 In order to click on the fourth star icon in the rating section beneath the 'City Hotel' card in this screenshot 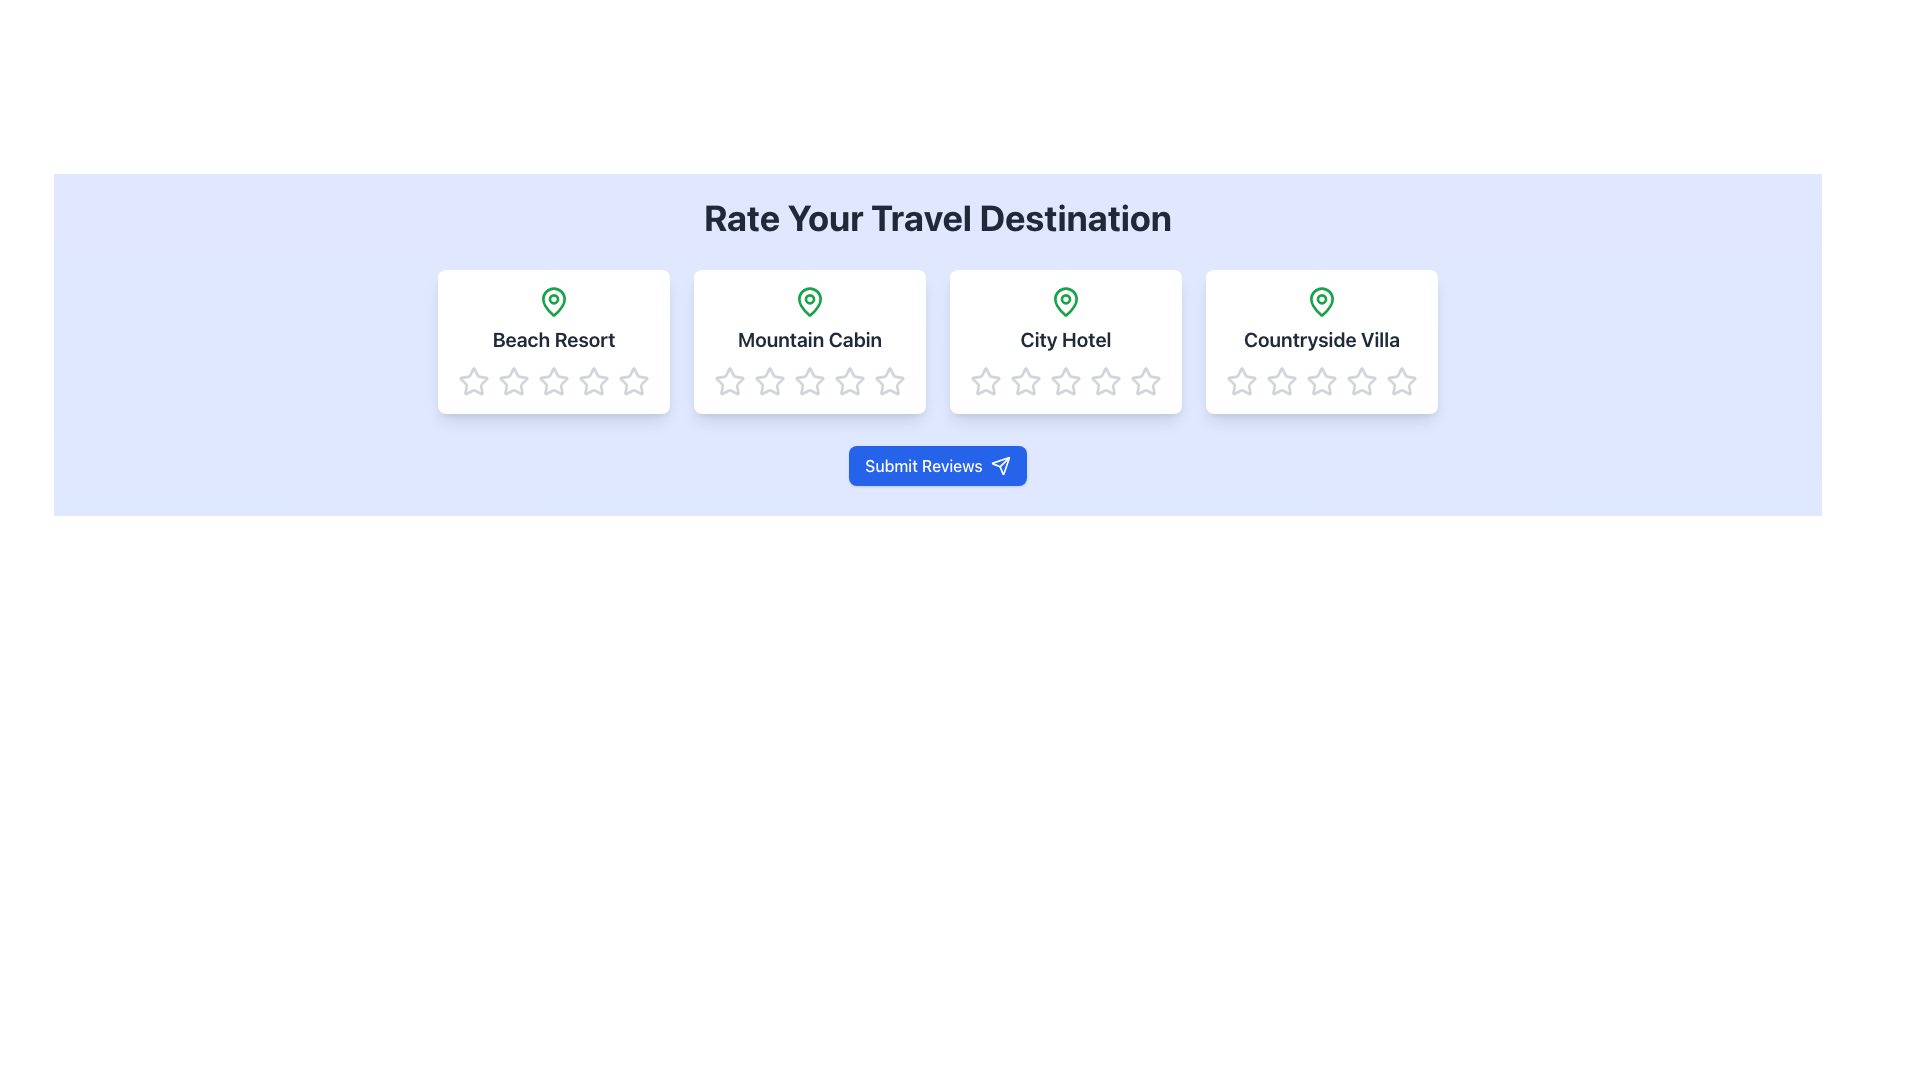, I will do `click(1064, 381)`.